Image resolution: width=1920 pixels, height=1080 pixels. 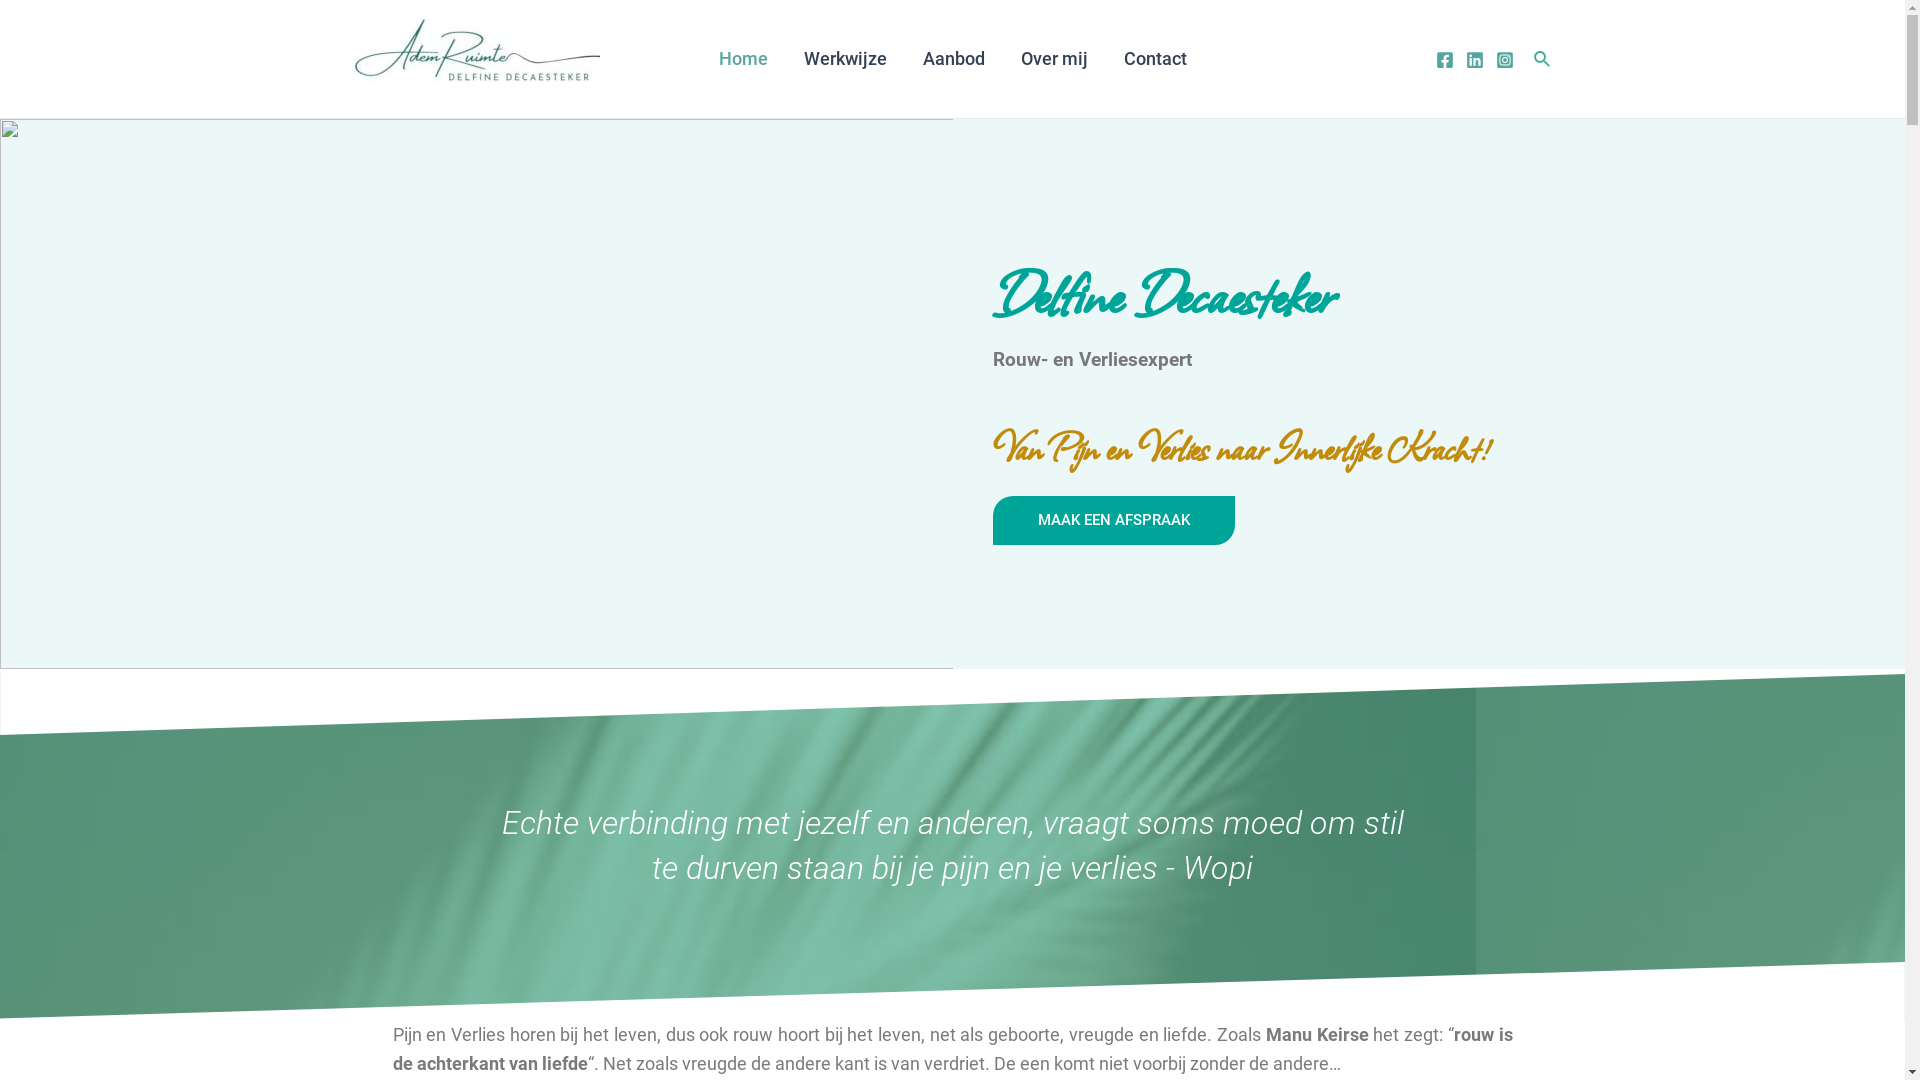 I want to click on 'Over mij', so click(x=1052, y=57).